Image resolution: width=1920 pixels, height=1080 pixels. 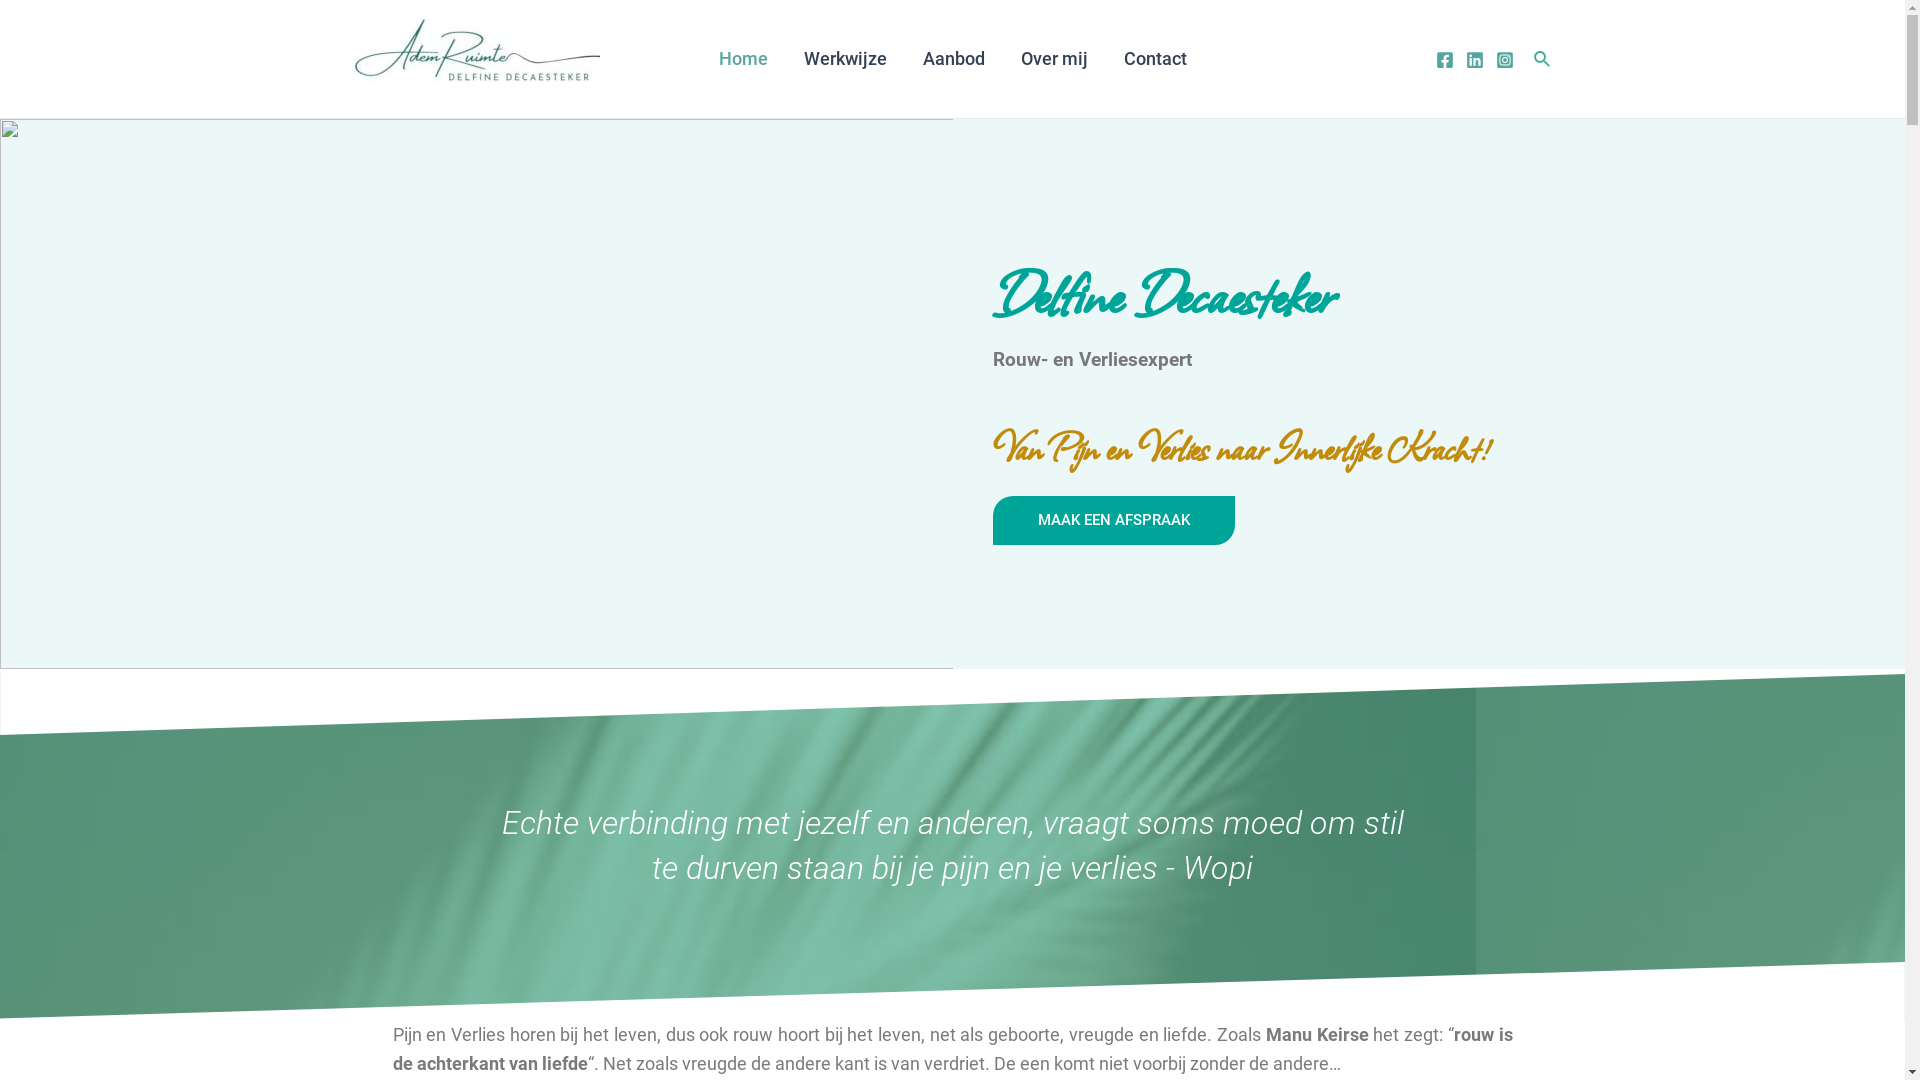 I want to click on 'Over mij', so click(x=1052, y=57).